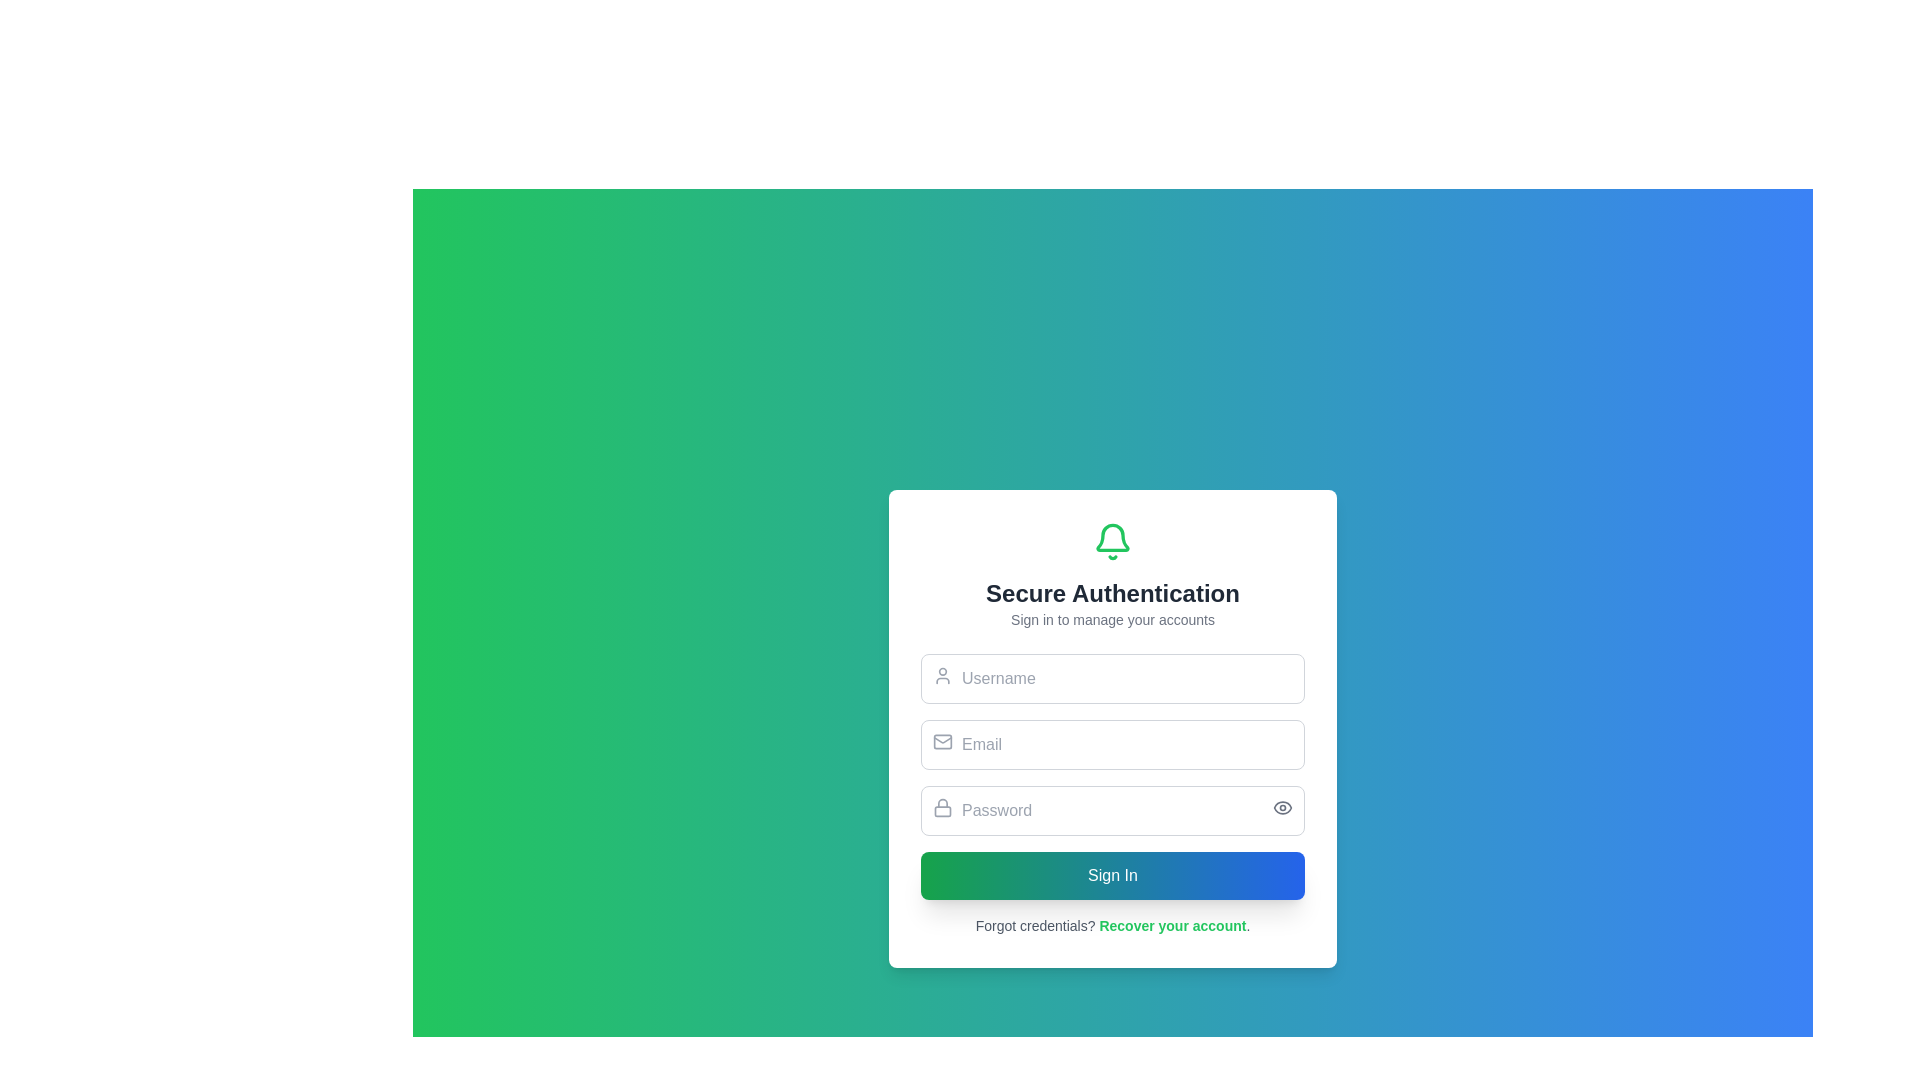 The image size is (1920, 1080). I want to click on the bell icon, so click(1112, 542).